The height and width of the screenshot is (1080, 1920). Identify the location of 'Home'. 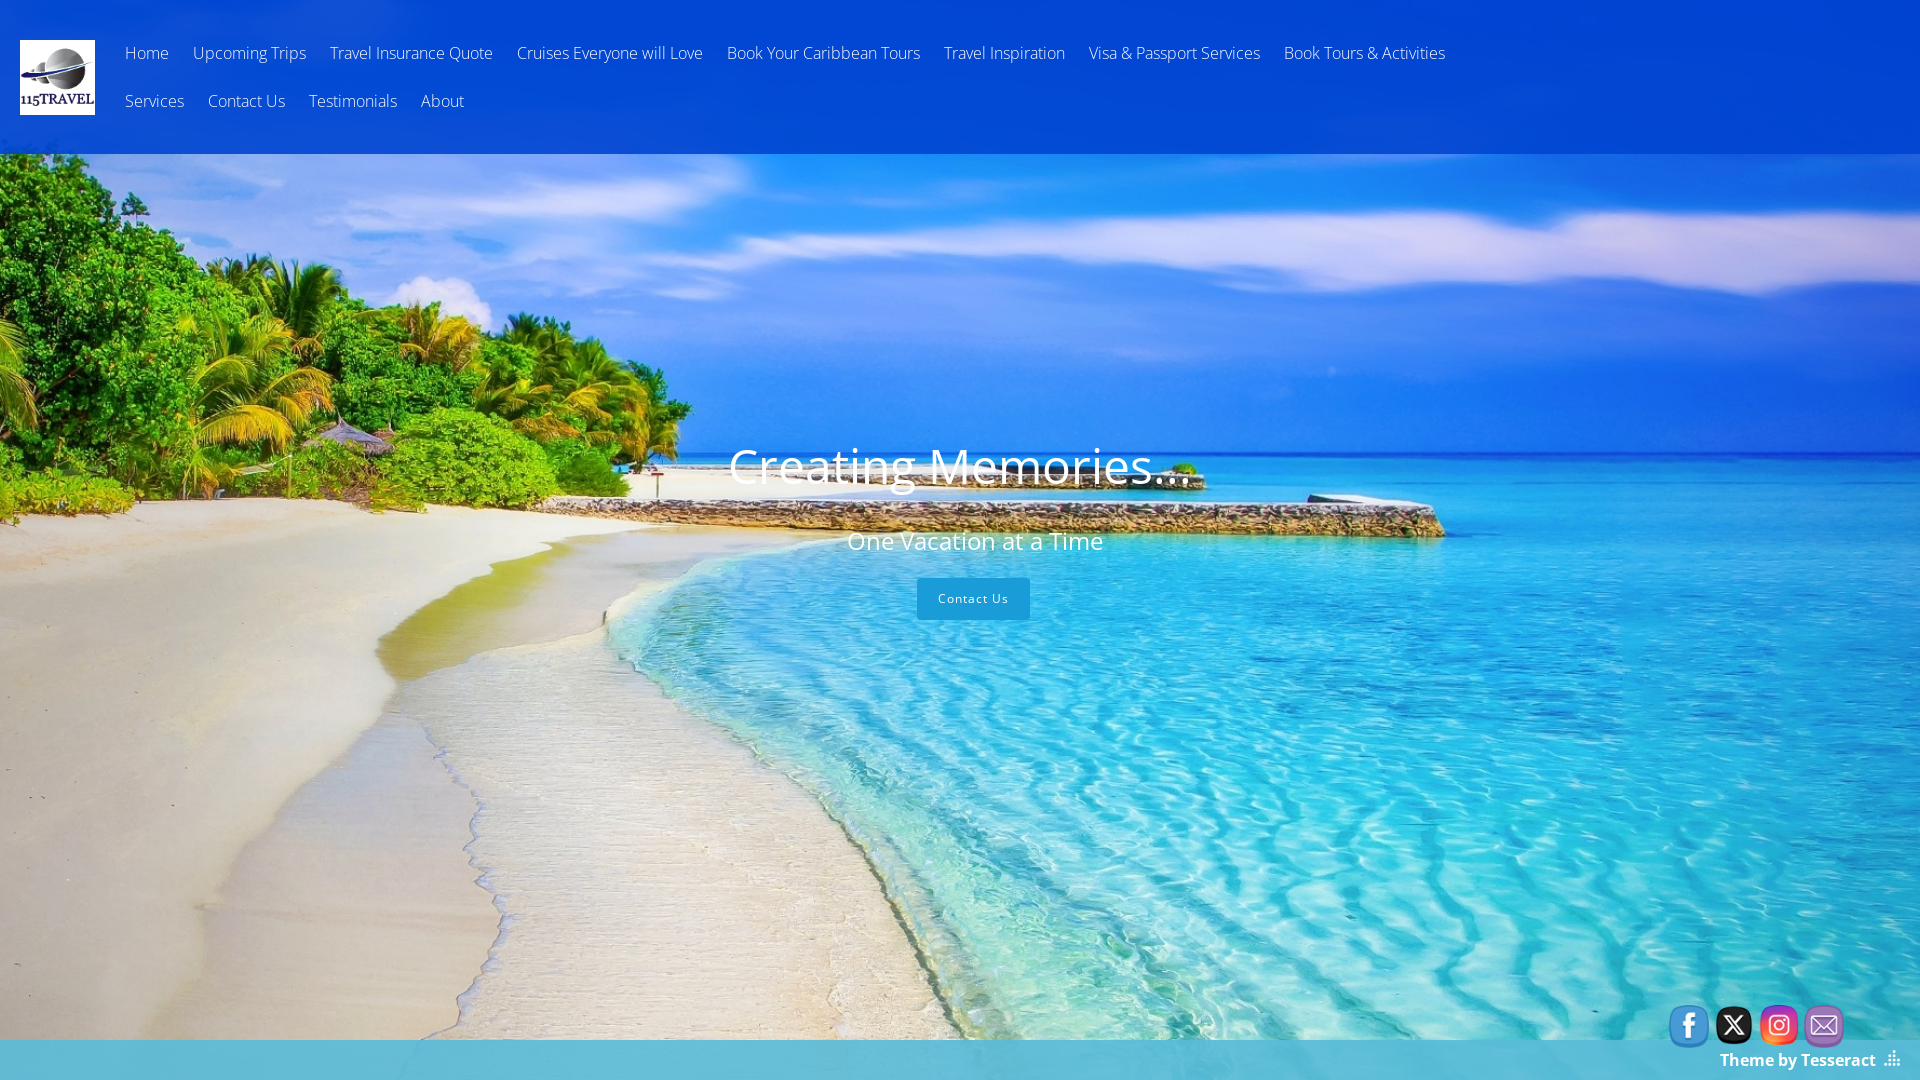
(146, 52).